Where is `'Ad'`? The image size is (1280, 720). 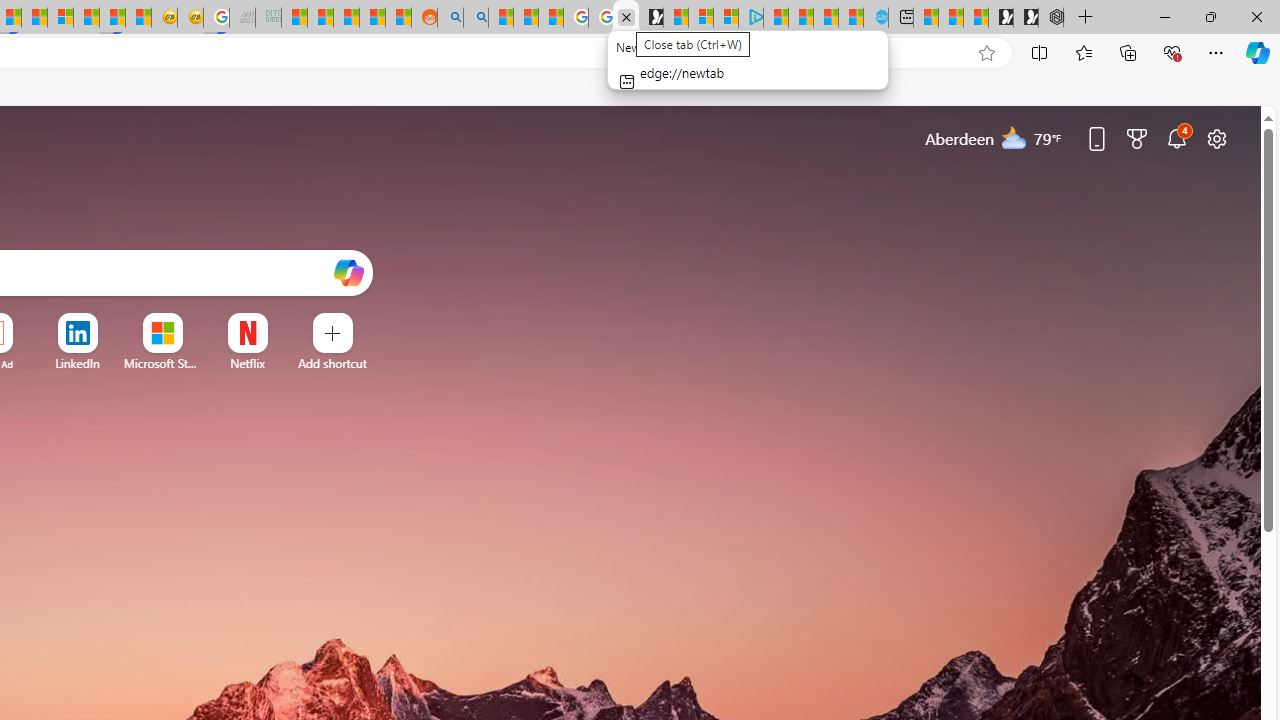 'Ad' is located at coordinates (7, 364).